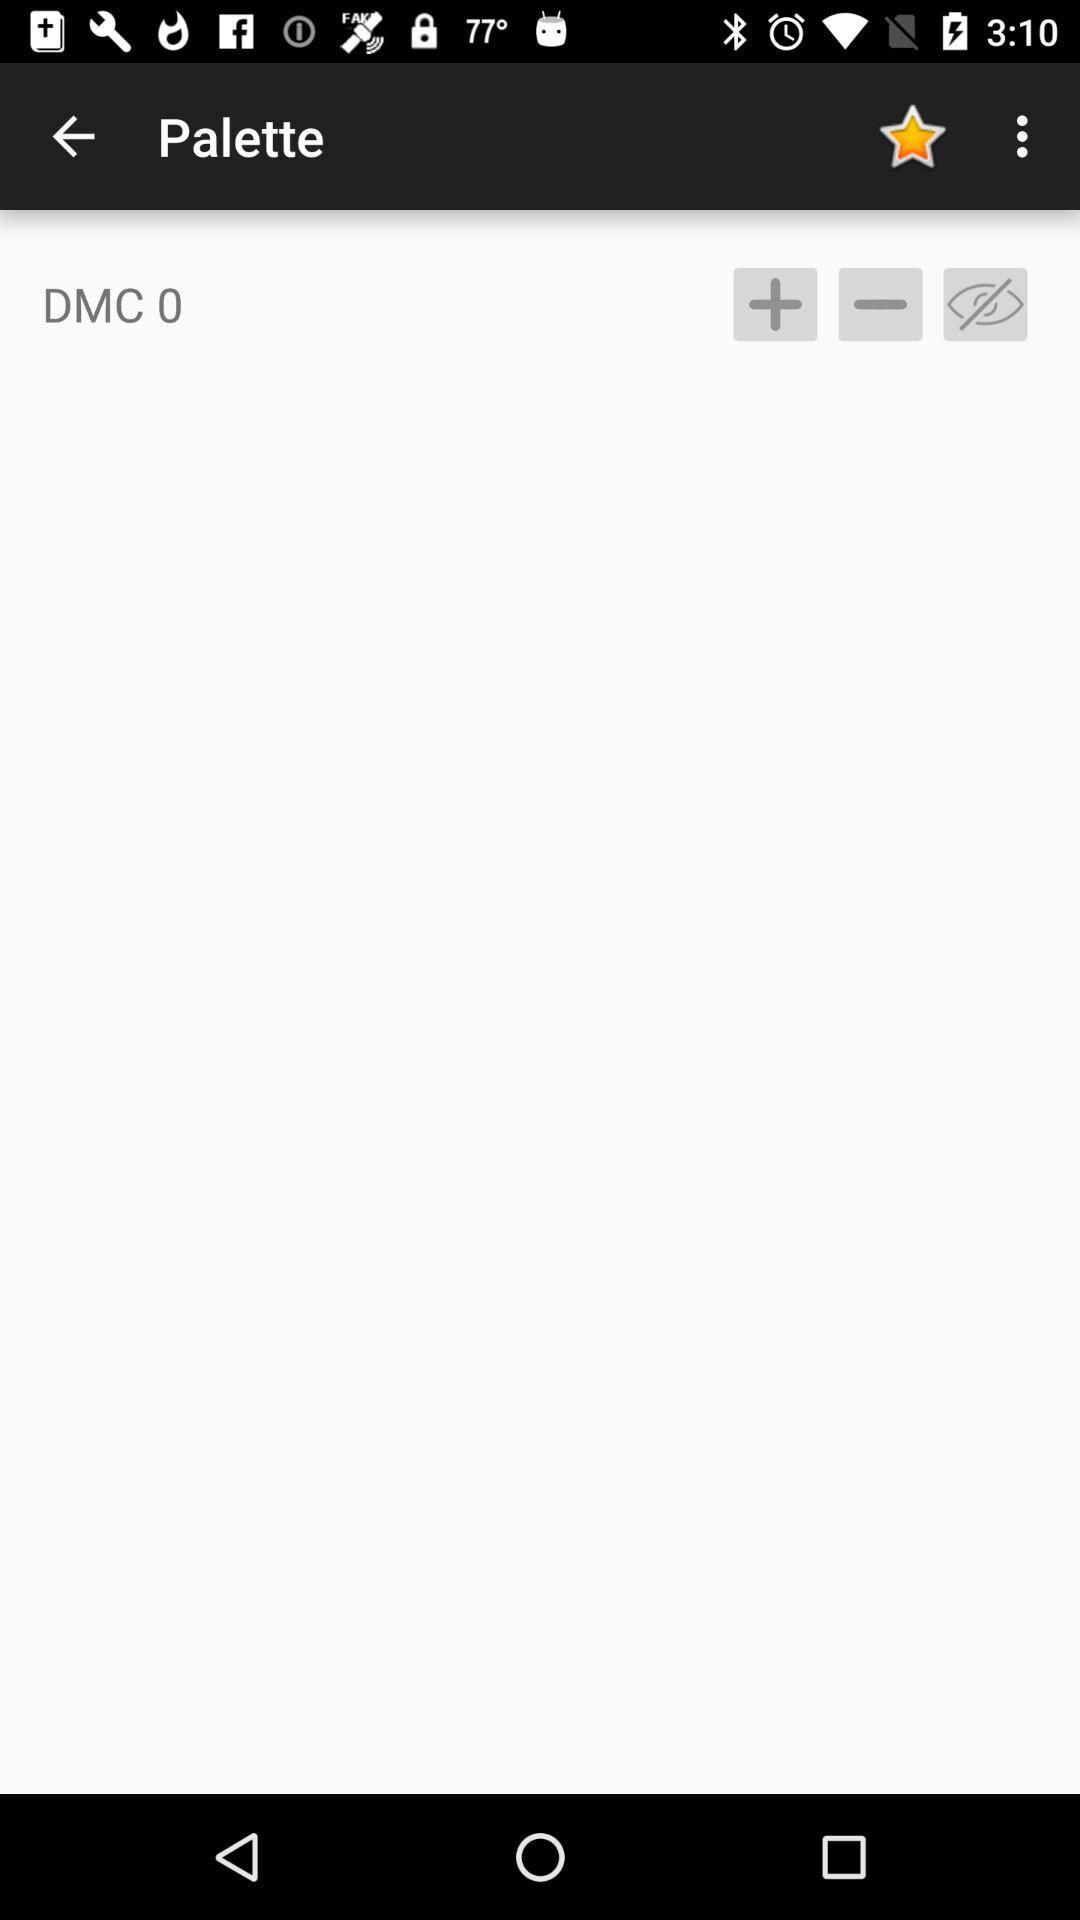 The image size is (1080, 1920). What do you see at coordinates (984, 303) in the screenshot?
I see `the visibility icon` at bounding box center [984, 303].